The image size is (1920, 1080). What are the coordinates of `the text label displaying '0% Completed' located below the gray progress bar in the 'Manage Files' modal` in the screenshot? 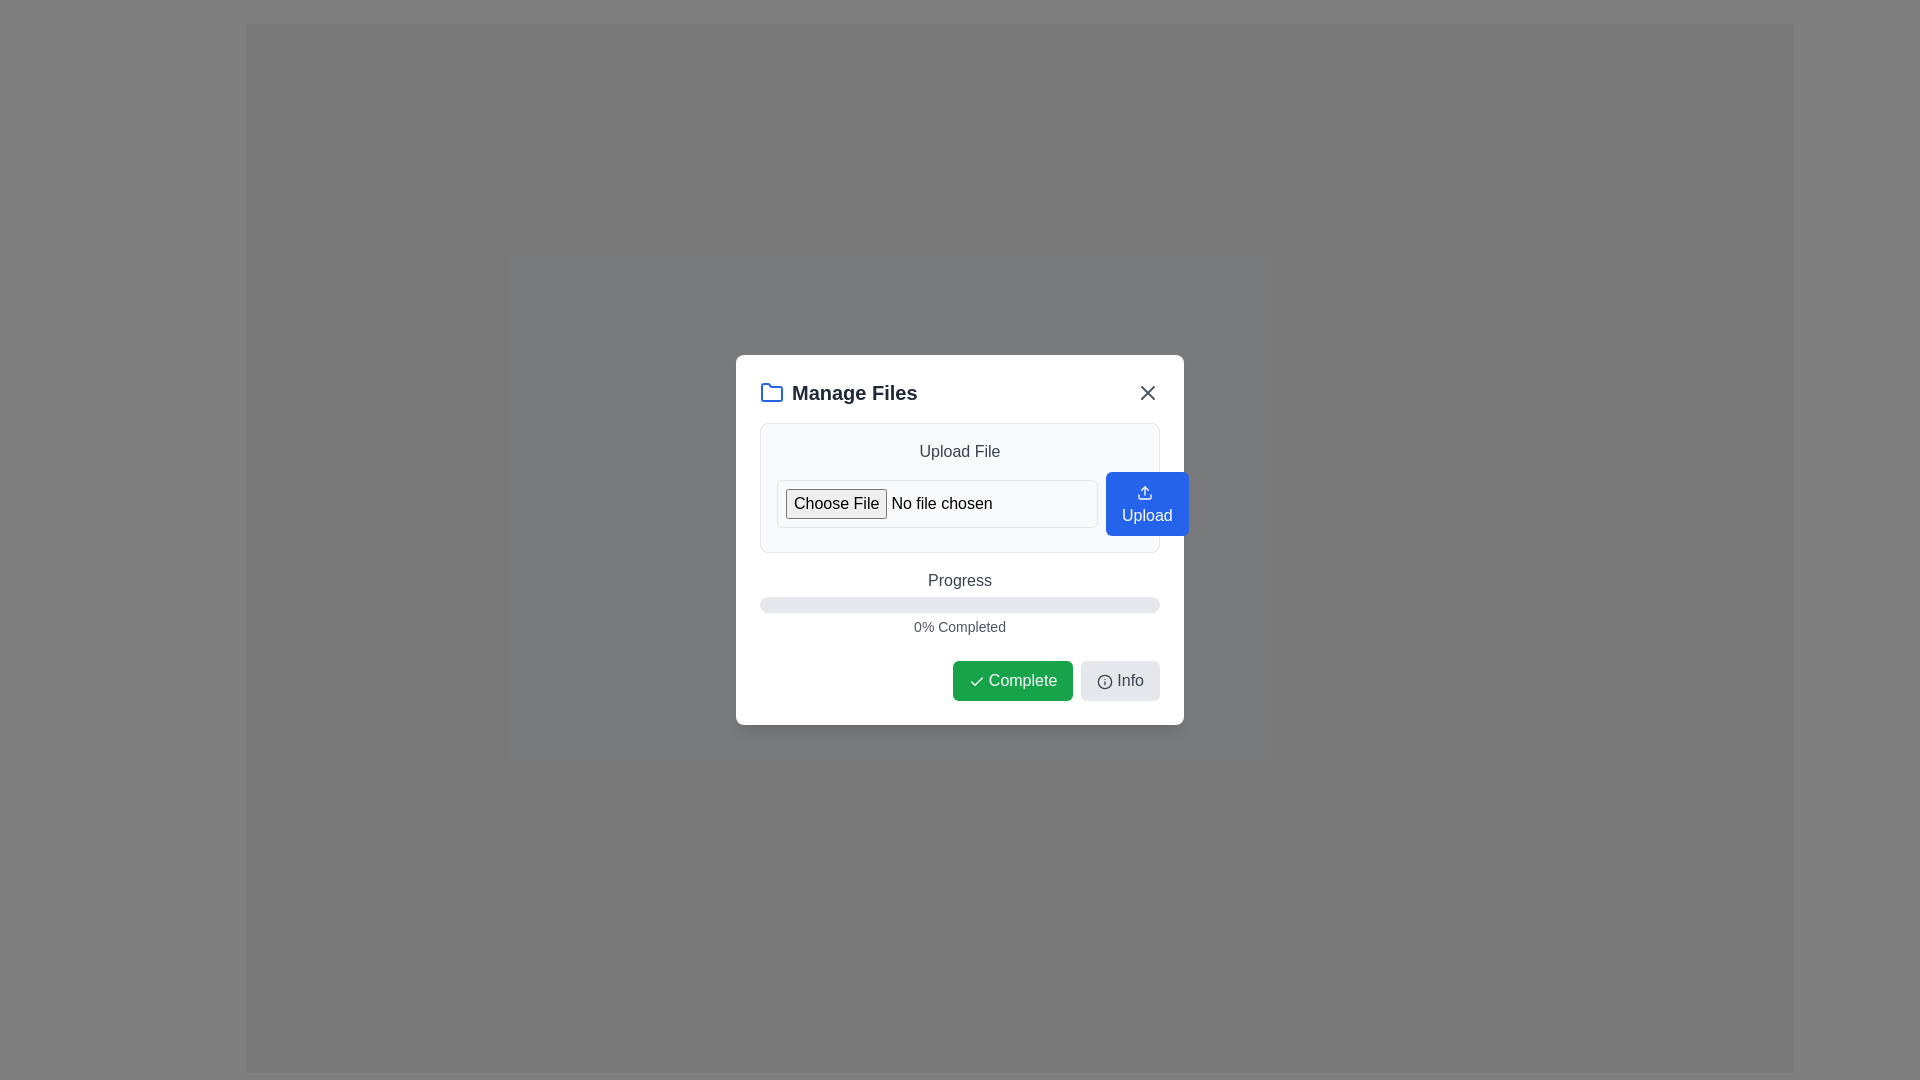 It's located at (960, 626).